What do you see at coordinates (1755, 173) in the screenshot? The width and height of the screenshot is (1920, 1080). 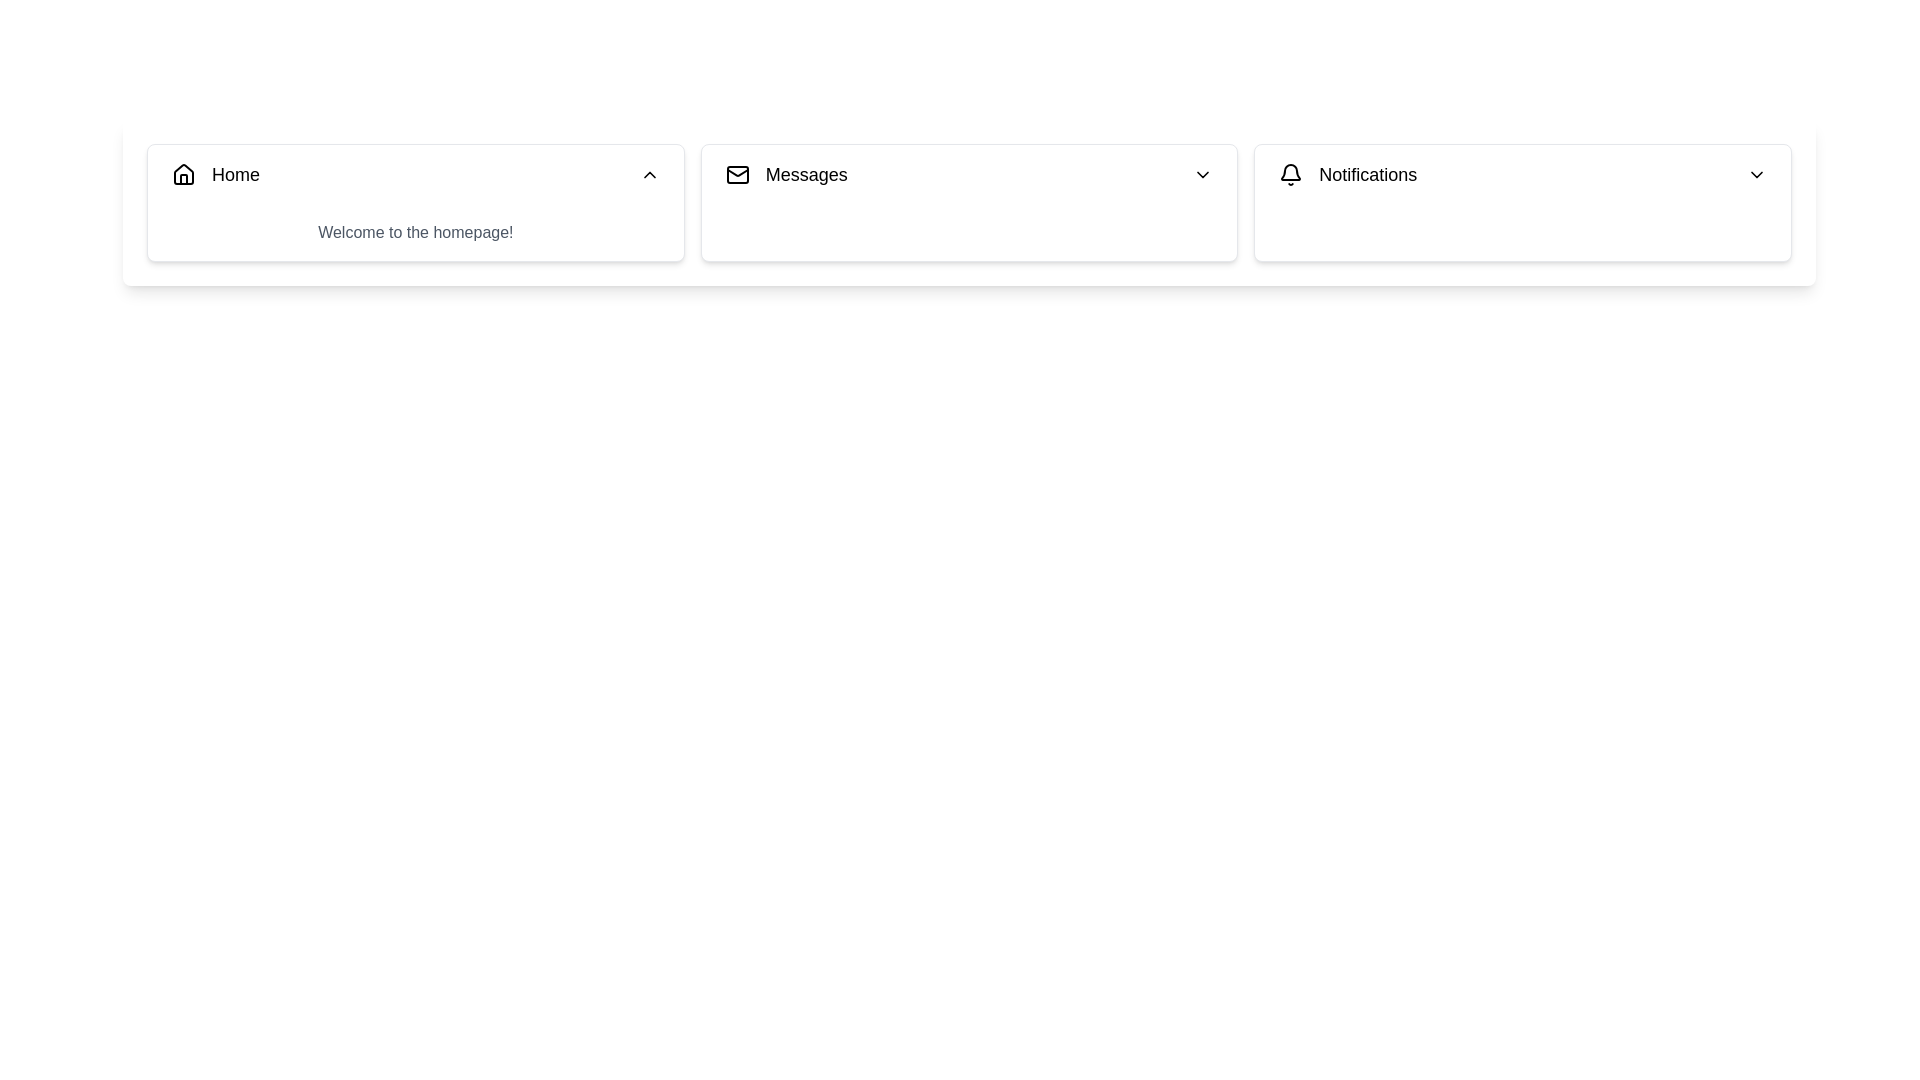 I see `the downward-pointing chevron icon located at the far-right side of the 'Notifications' section in the toolbar` at bounding box center [1755, 173].